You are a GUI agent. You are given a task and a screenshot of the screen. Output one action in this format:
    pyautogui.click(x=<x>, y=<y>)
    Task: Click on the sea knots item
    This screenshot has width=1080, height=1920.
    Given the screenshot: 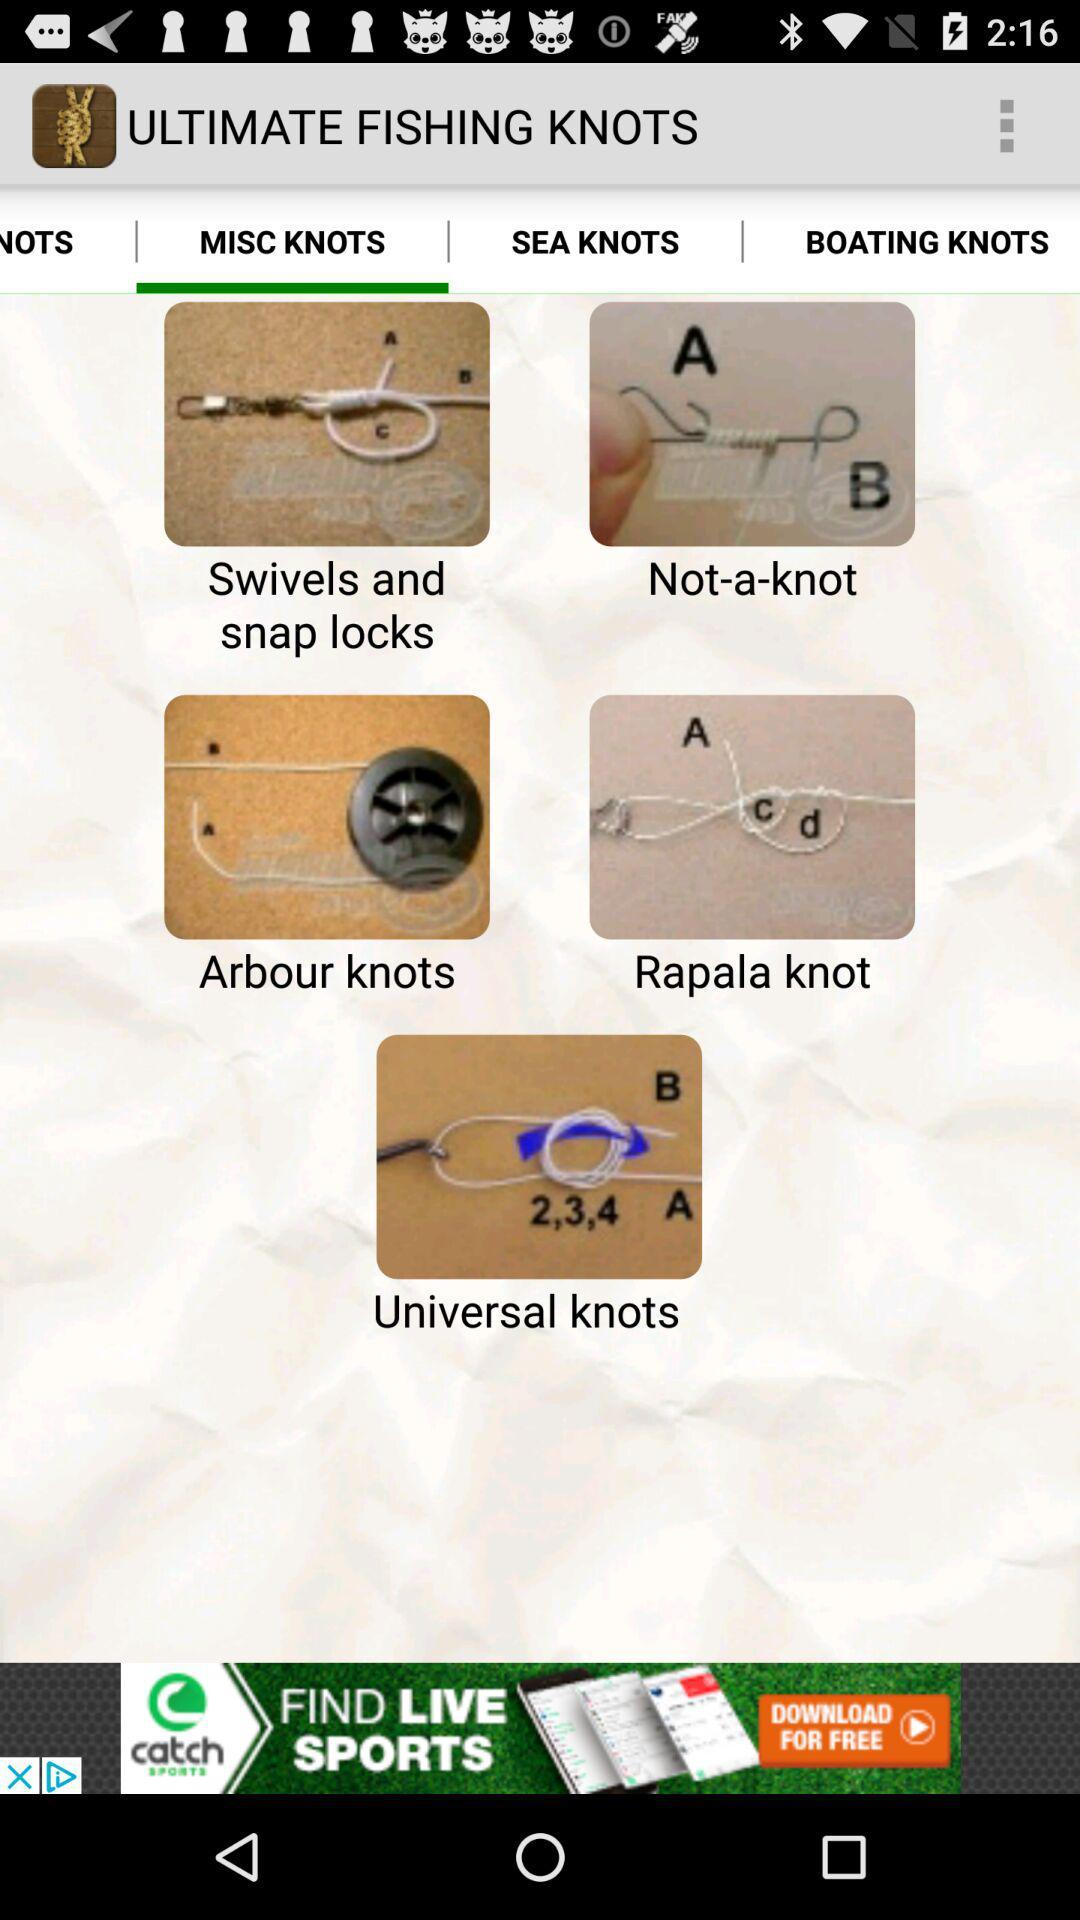 What is the action you would take?
    pyautogui.click(x=594, y=240)
    